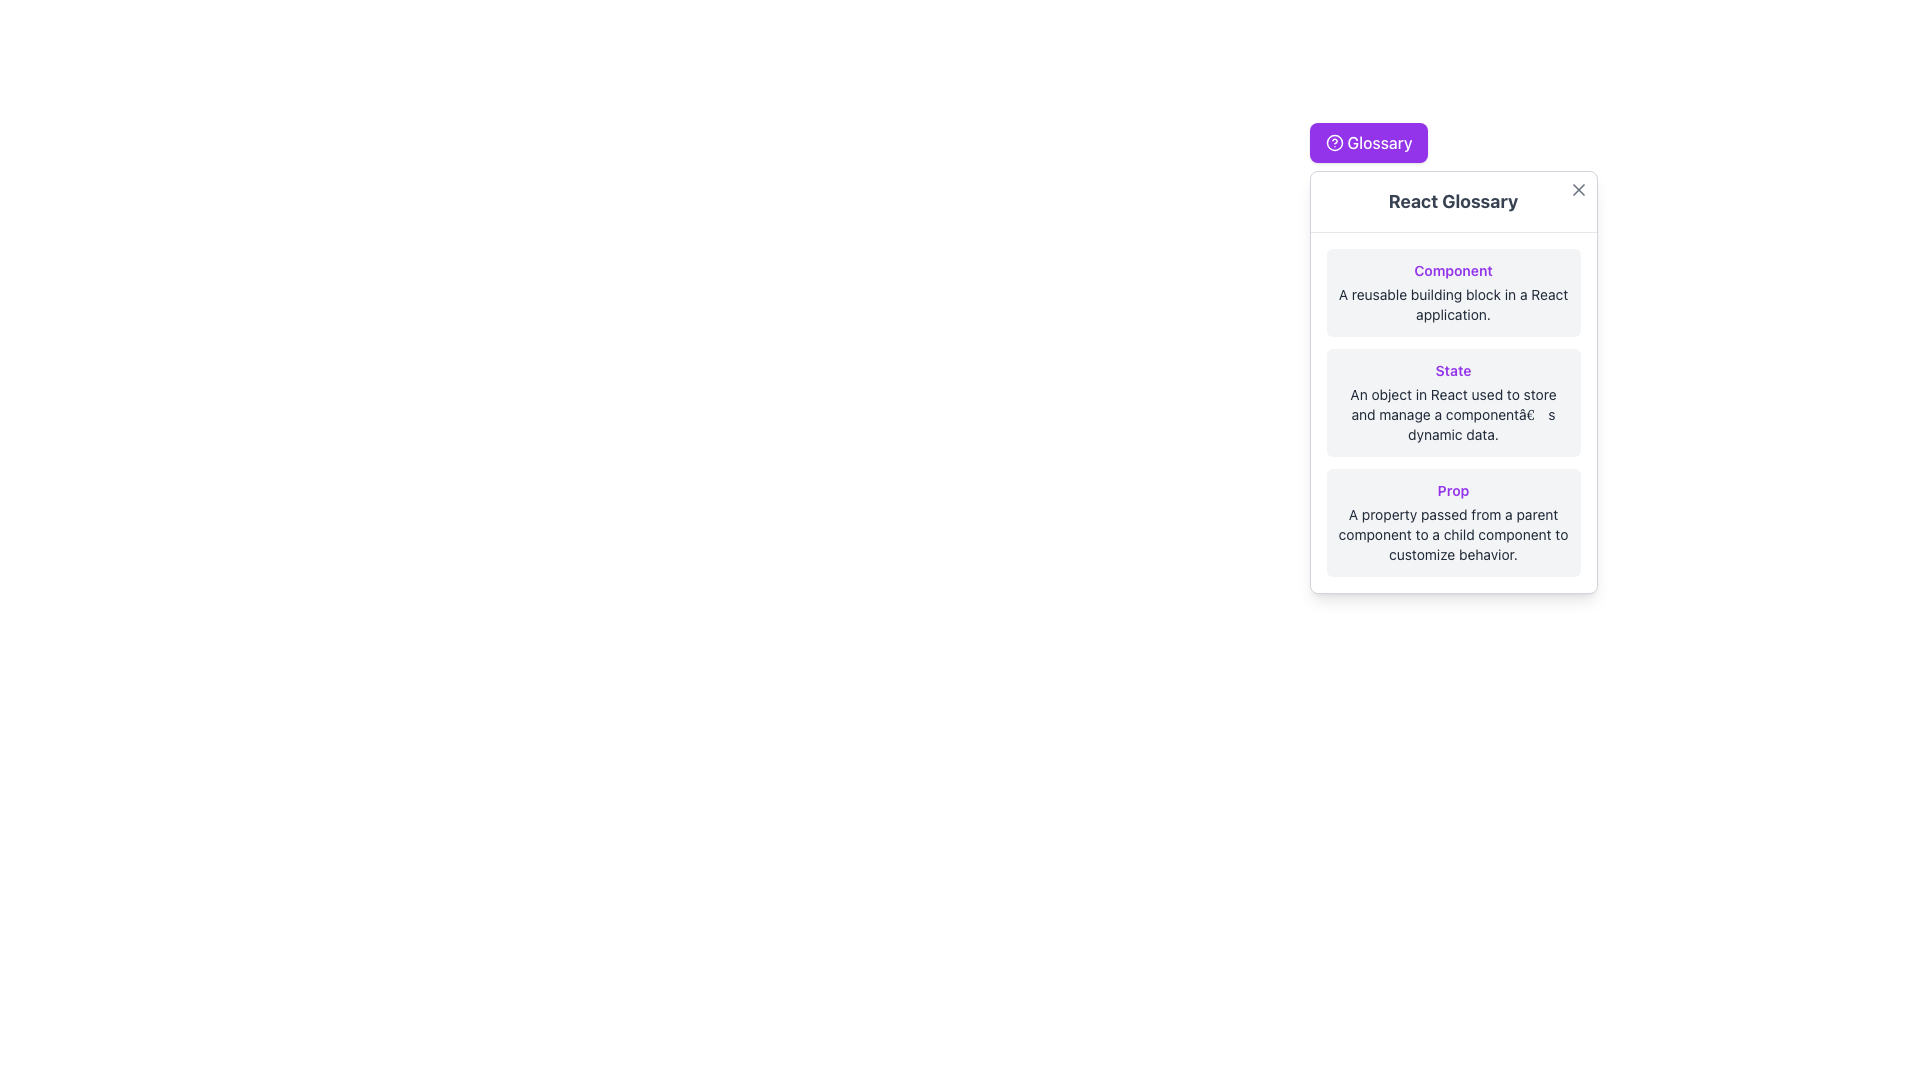 Image resolution: width=1920 pixels, height=1080 pixels. I want to click on the text label displaying 'Prop' in a purple bold font located in the bottom section of the 'React Glossary' card, so click(1453, 490).